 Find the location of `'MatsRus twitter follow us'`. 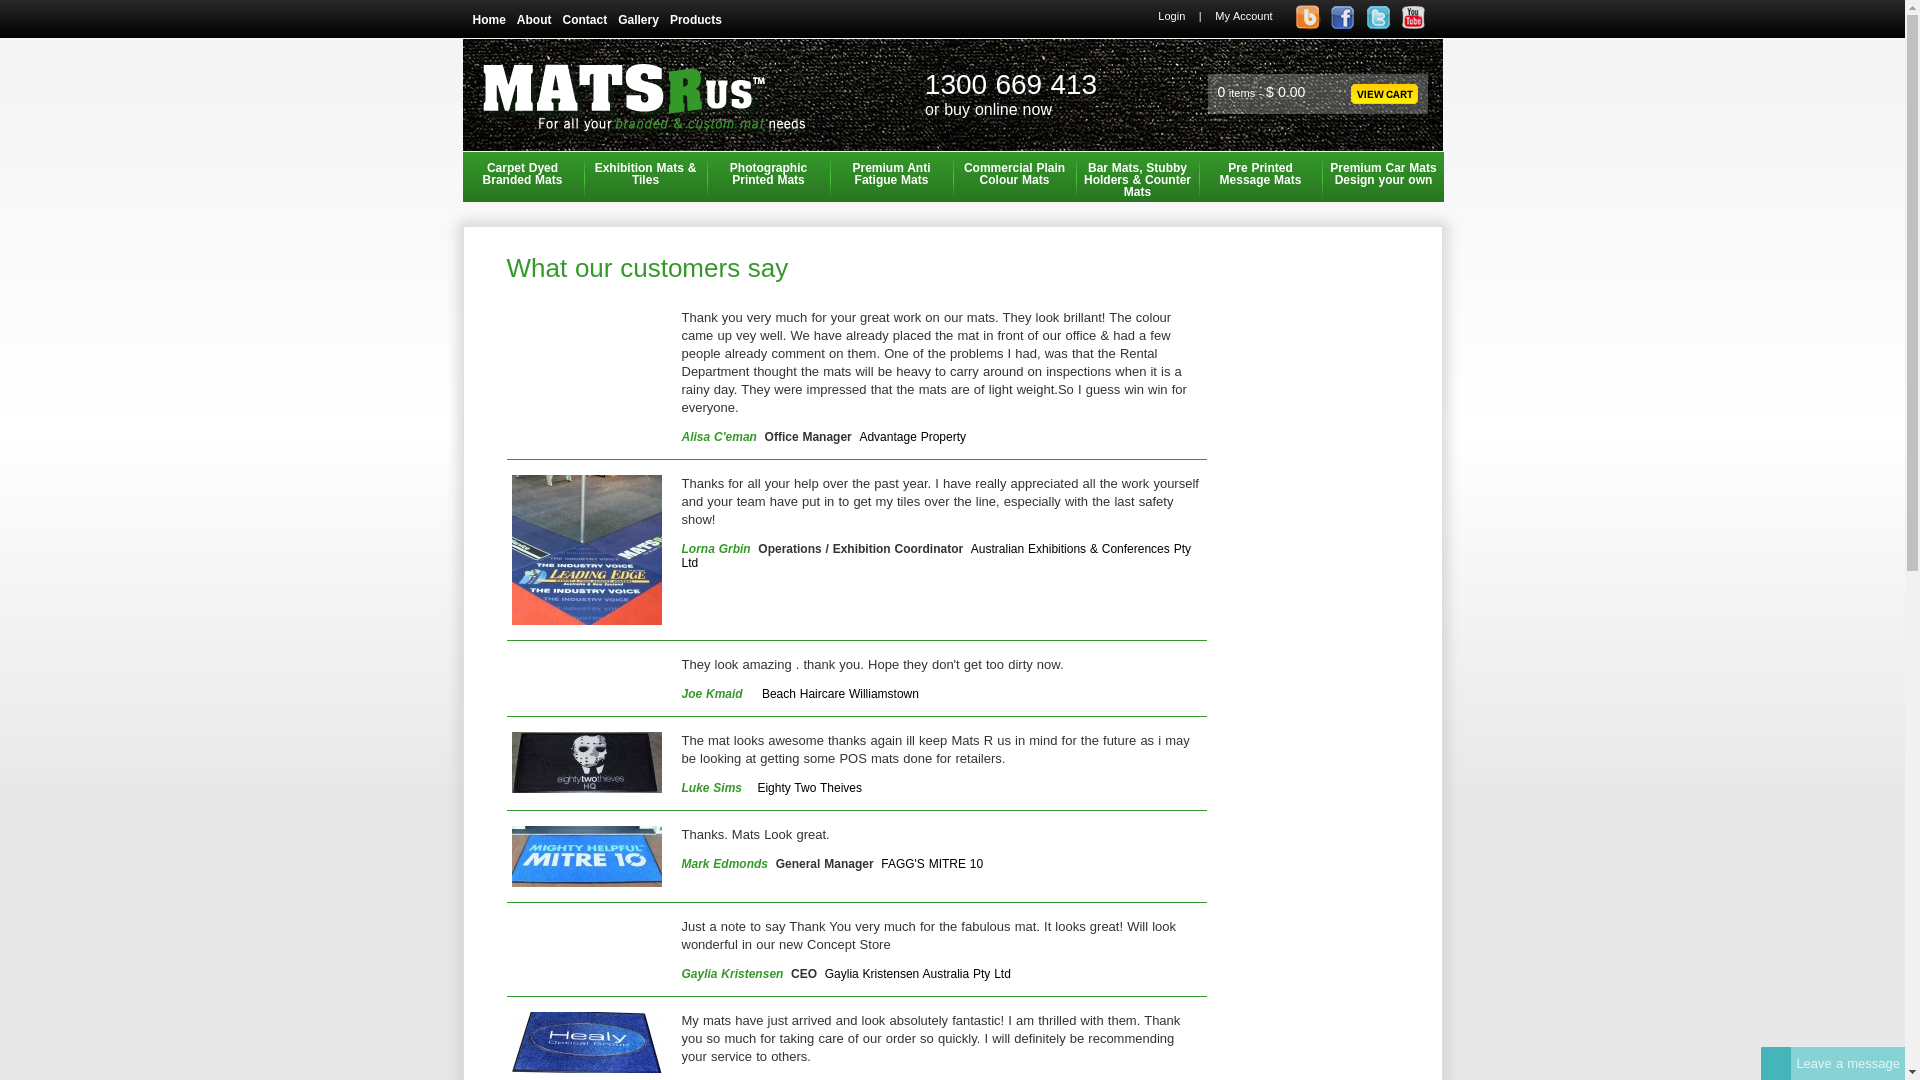

'MatsRus twitter follow us' is located at coordinates (1377, 17).